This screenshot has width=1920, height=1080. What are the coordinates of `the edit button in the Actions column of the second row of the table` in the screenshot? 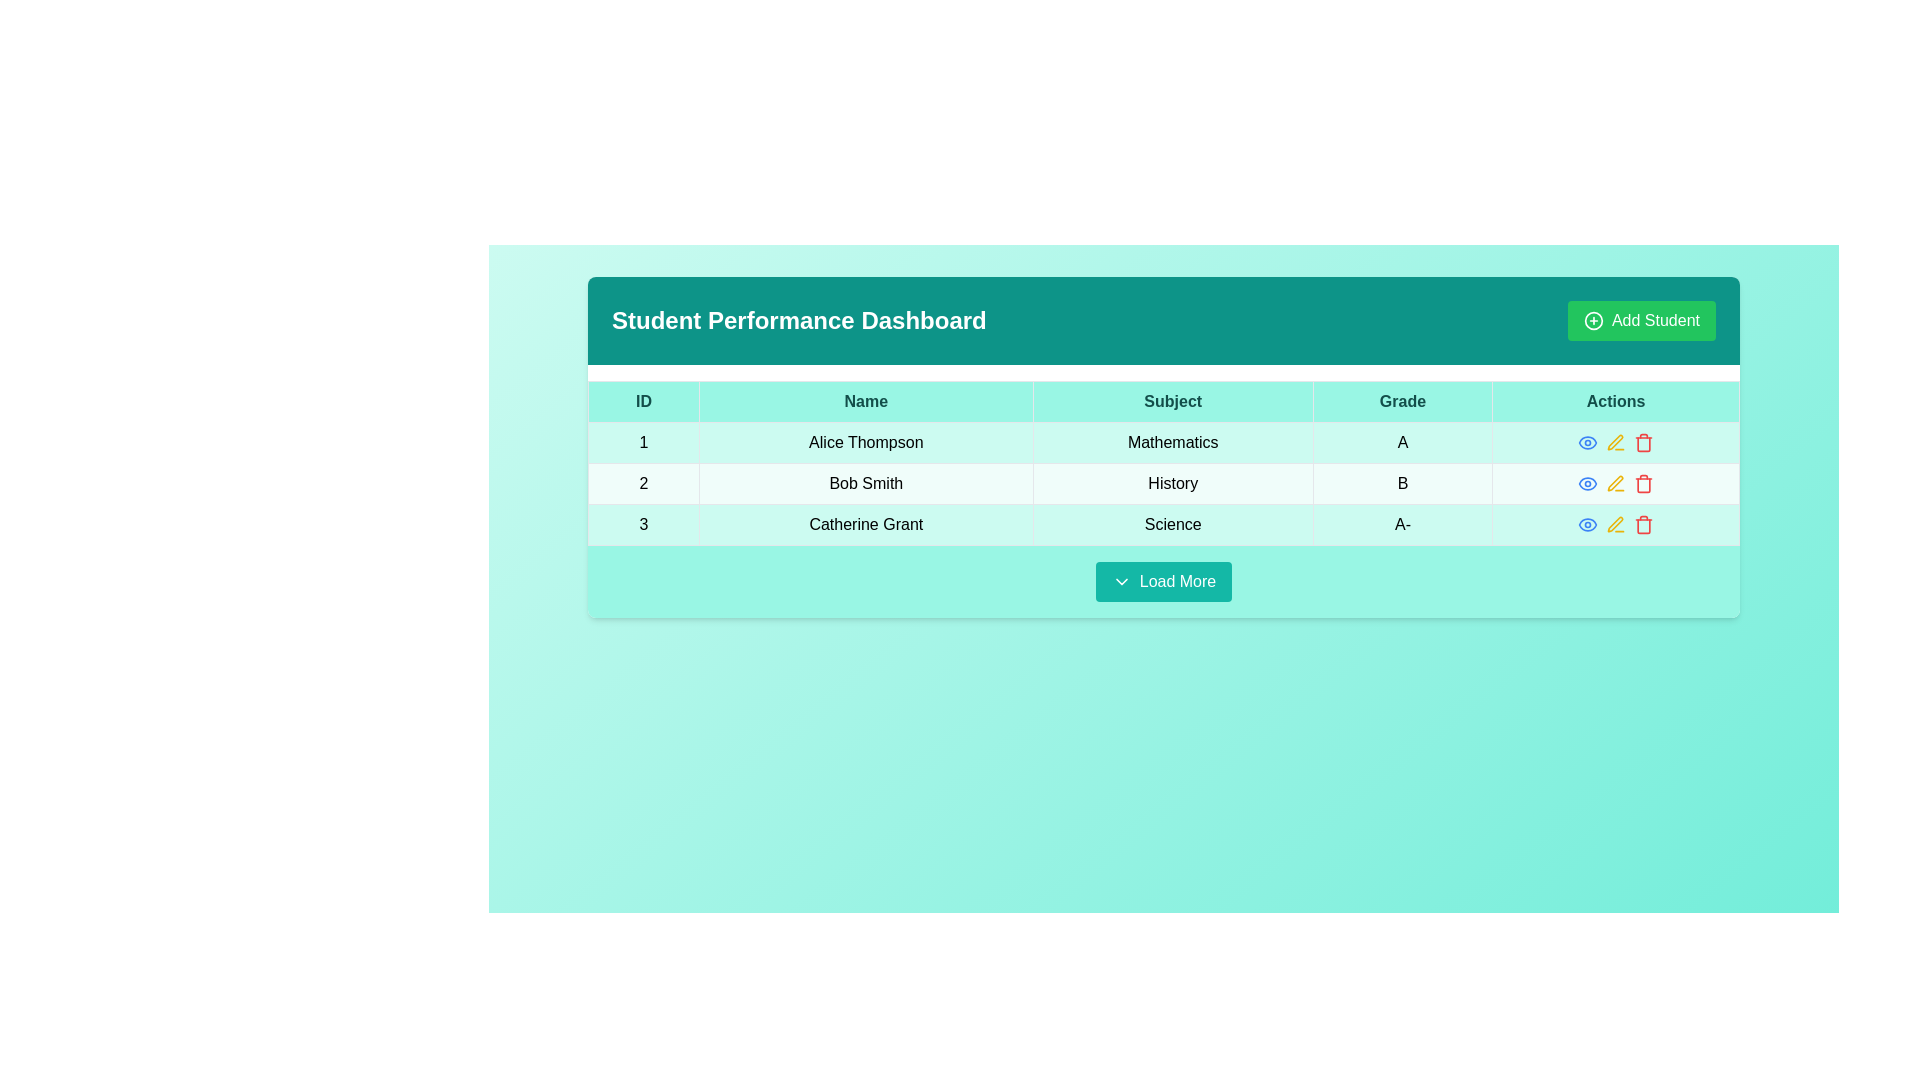 It's located at (1616, 483).